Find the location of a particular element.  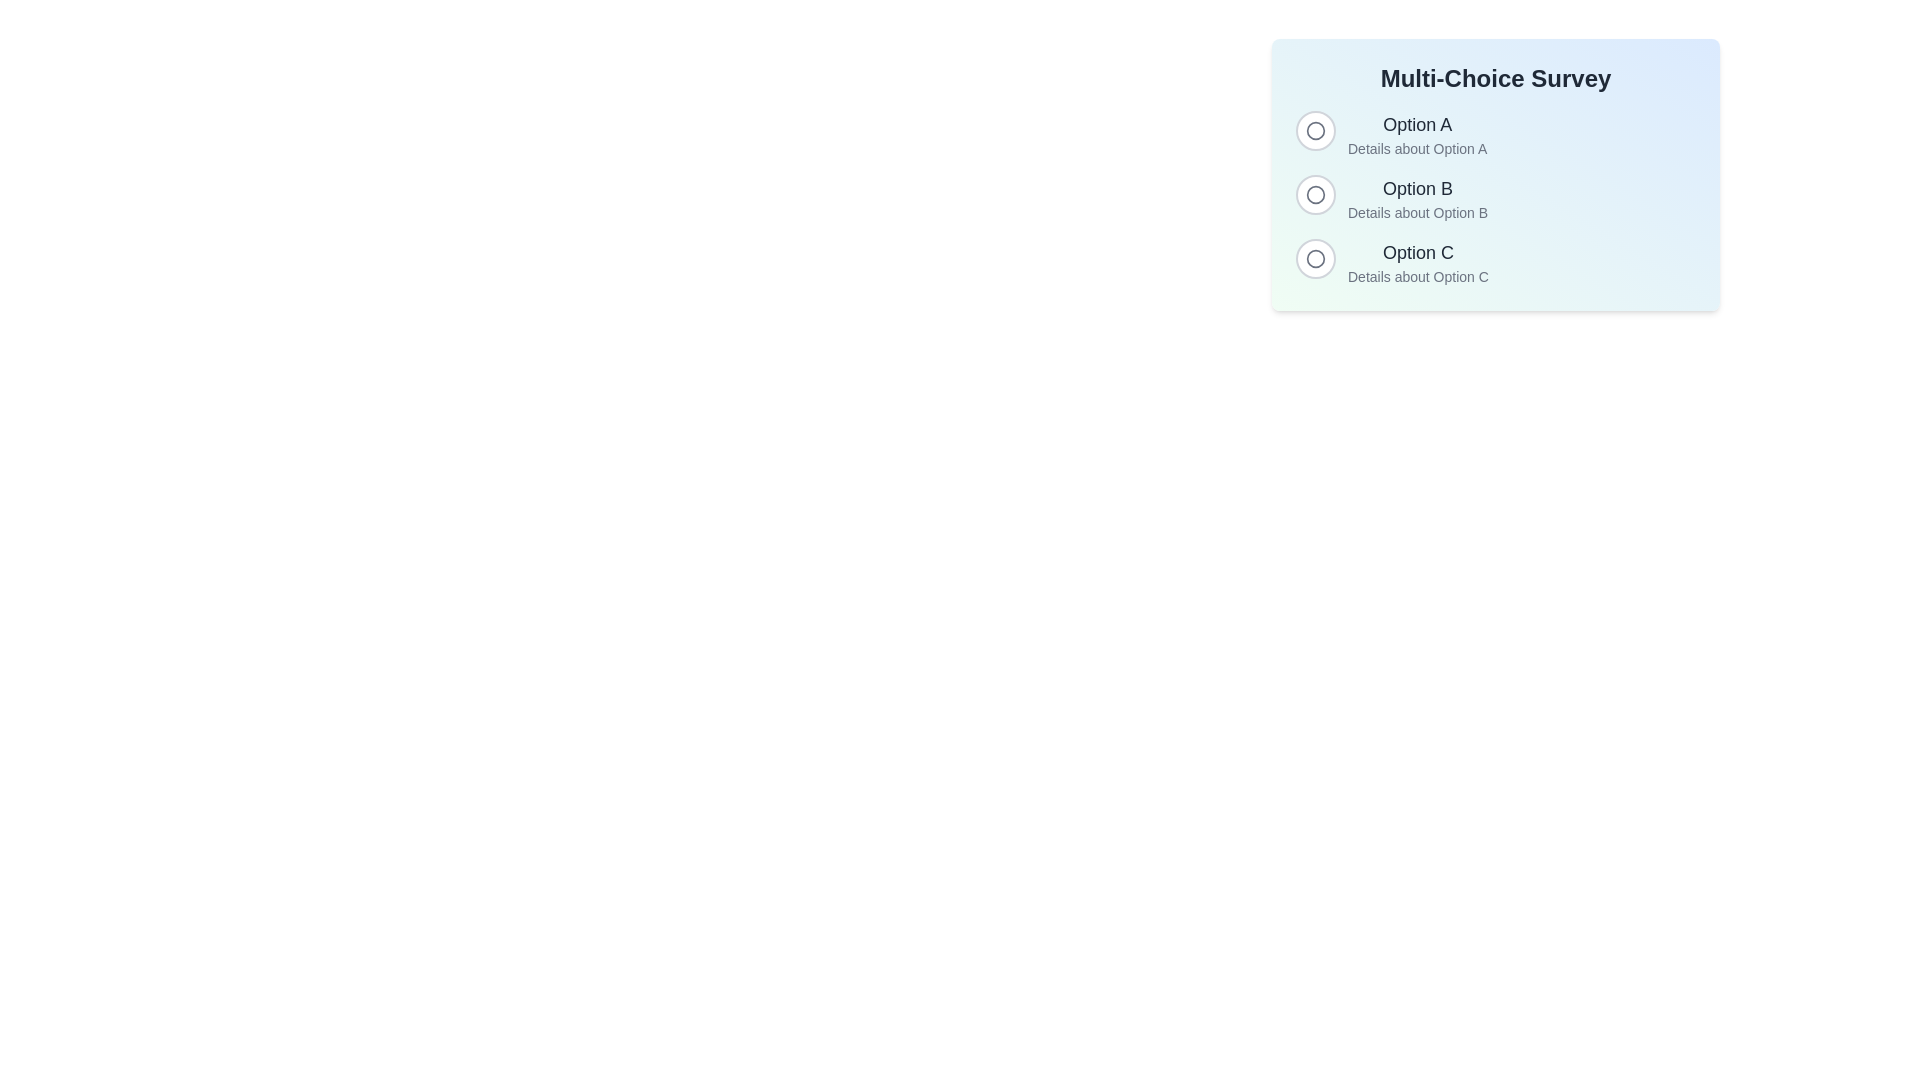

the rich text label that displays information about the second option in a multi-choice selection interface, located between 'Option A' and 'Option C' is located at coordinates (1417, 199).